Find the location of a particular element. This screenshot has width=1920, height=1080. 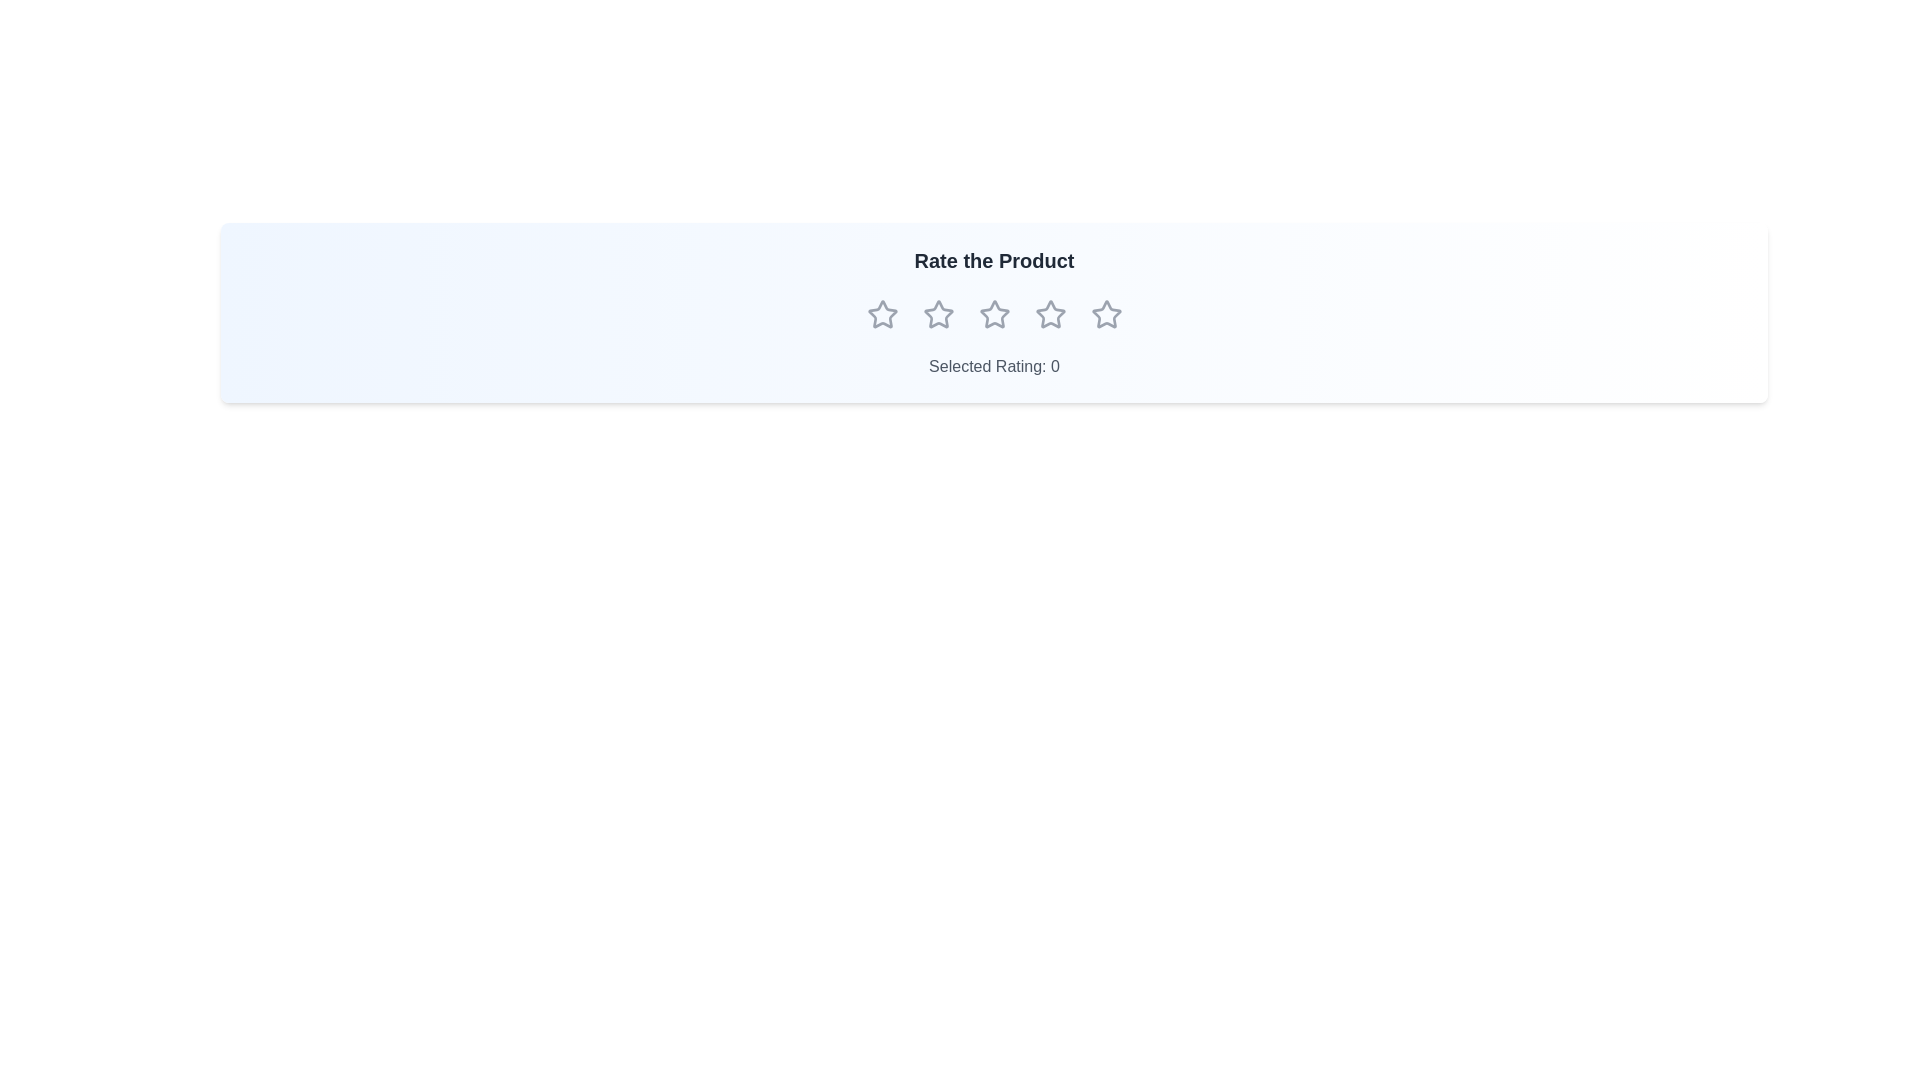

the middle star icon in the rating stars section, located beneath the heading 'Rate the Product', to trigger the tooltip or animation is located at coordinates (994, 315).